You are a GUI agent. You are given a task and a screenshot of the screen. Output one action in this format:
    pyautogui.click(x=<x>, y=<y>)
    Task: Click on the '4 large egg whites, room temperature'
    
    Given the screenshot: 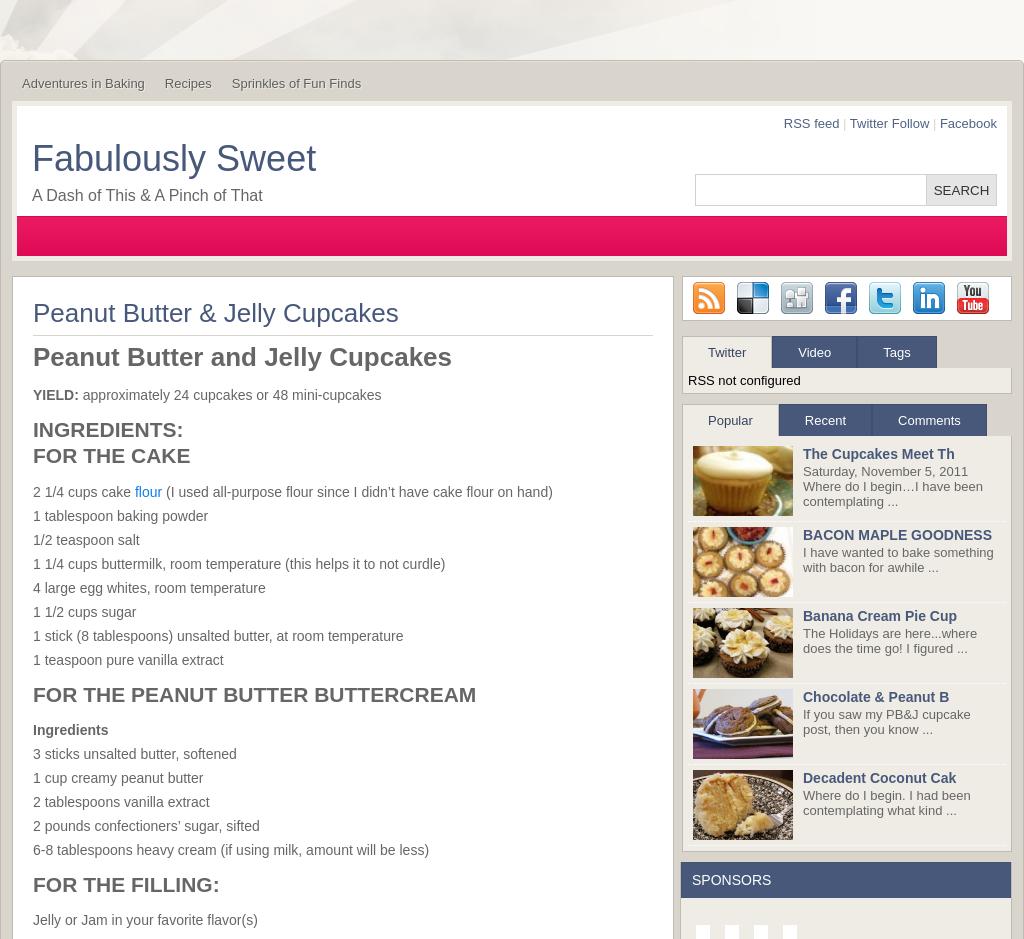 What is the action you would take?
    pyautogui.click(x=32, y=586)
    